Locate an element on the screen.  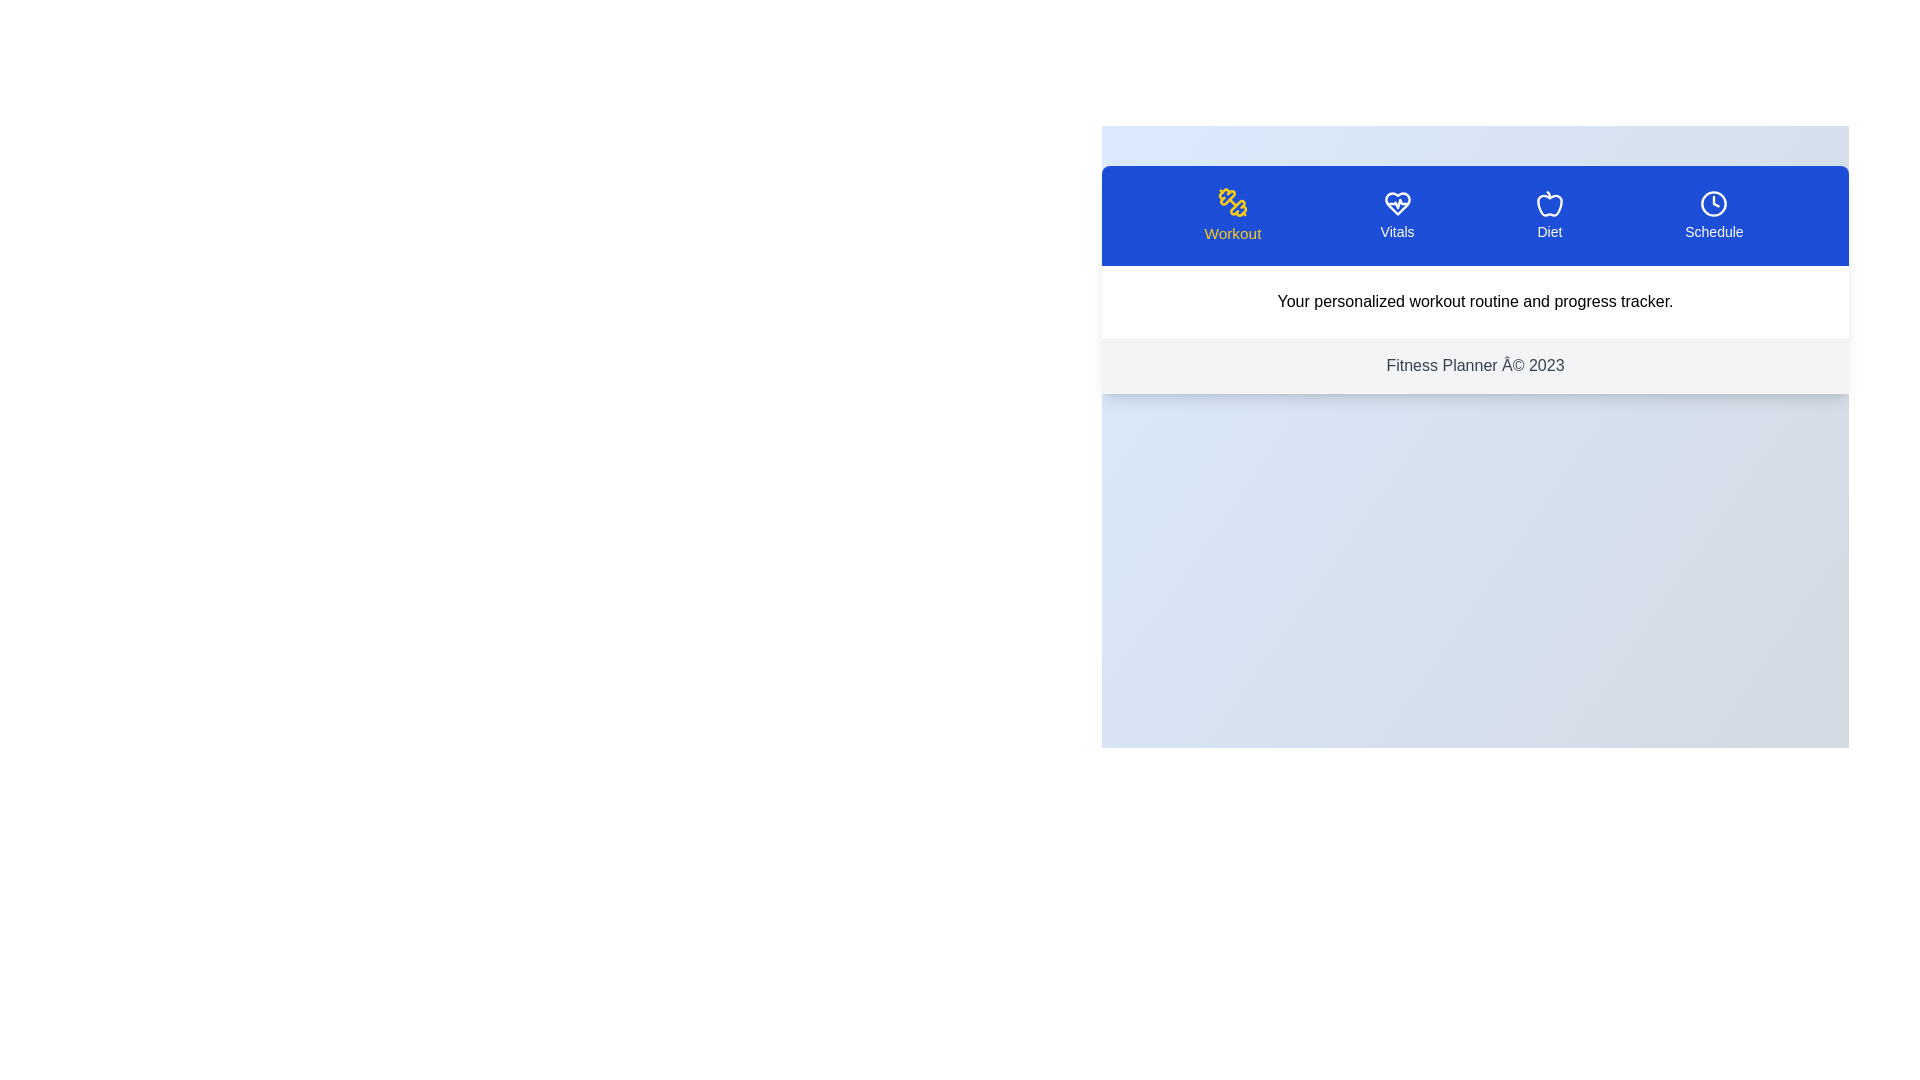
the tab labeled Diet to view its content is located at coordinates (1548, 216).